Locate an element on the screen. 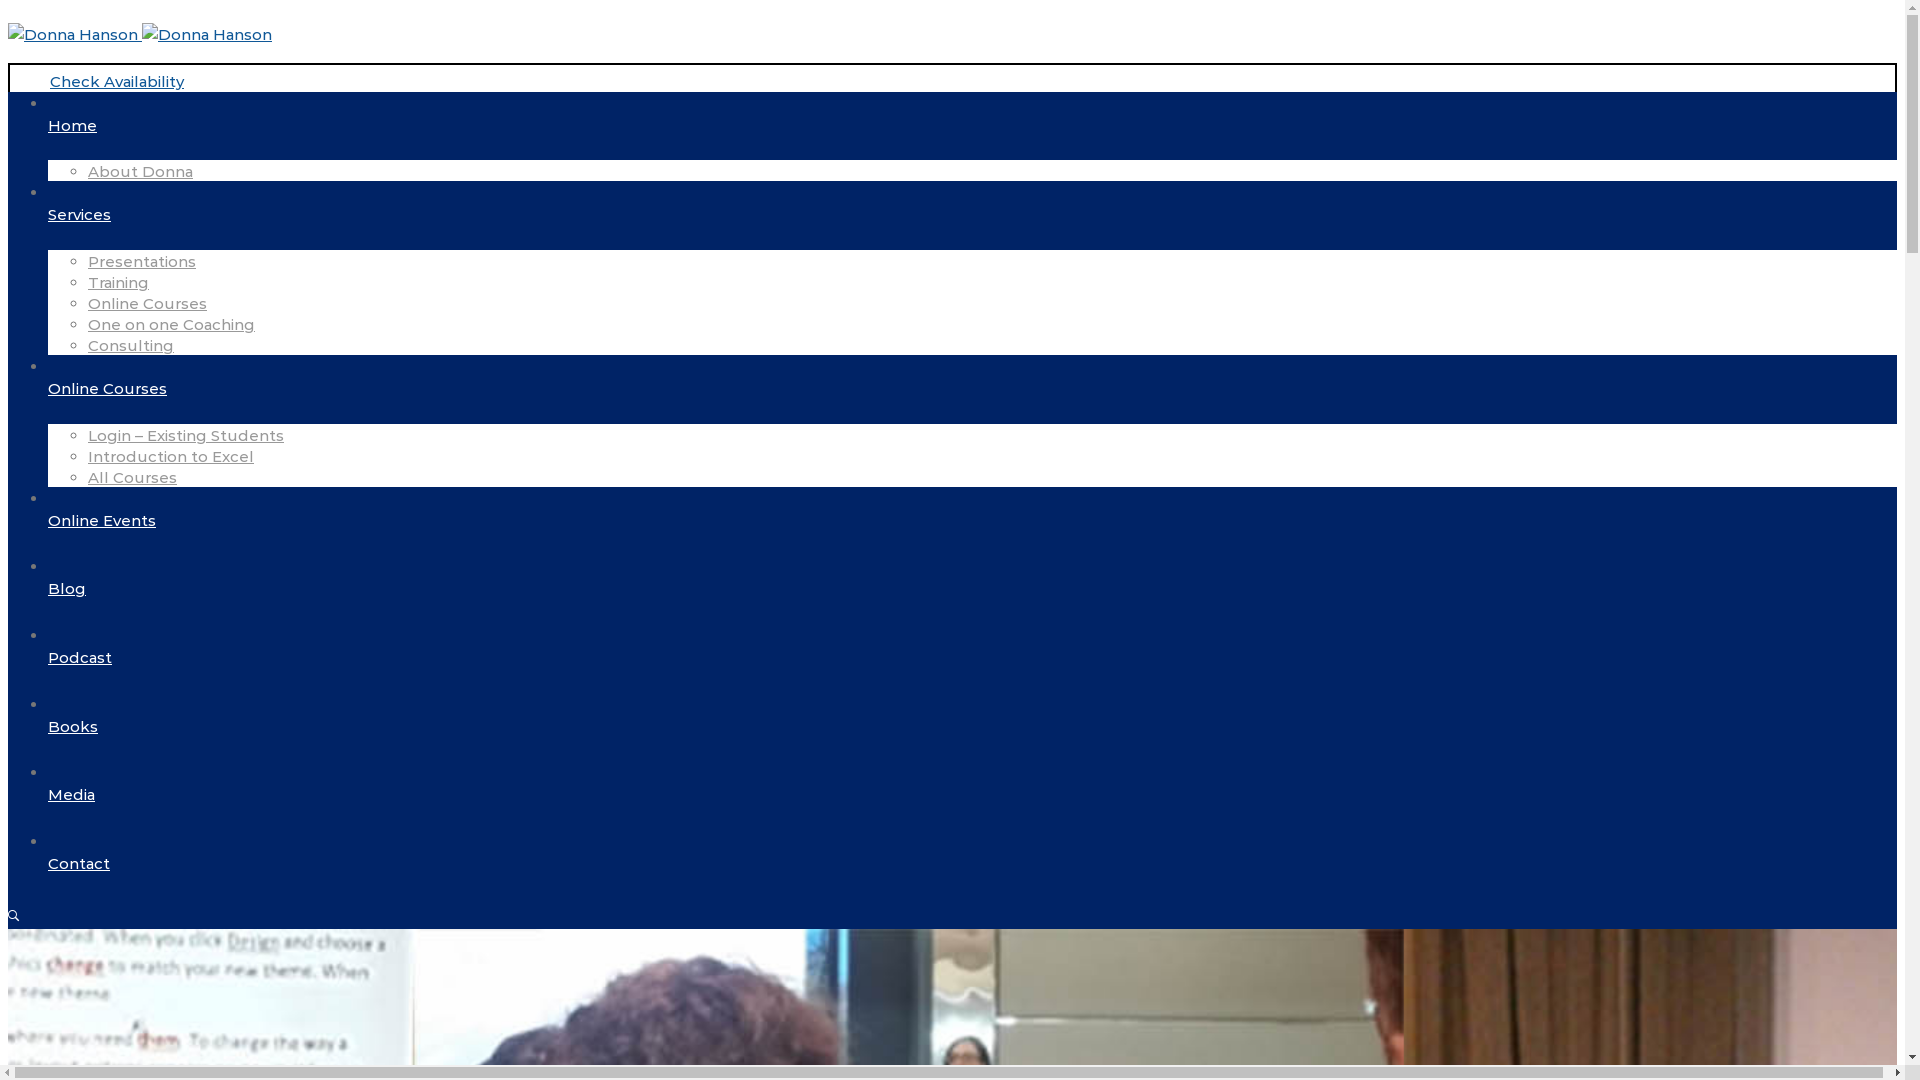  'About Donna' is located at coordinates (992, 171).